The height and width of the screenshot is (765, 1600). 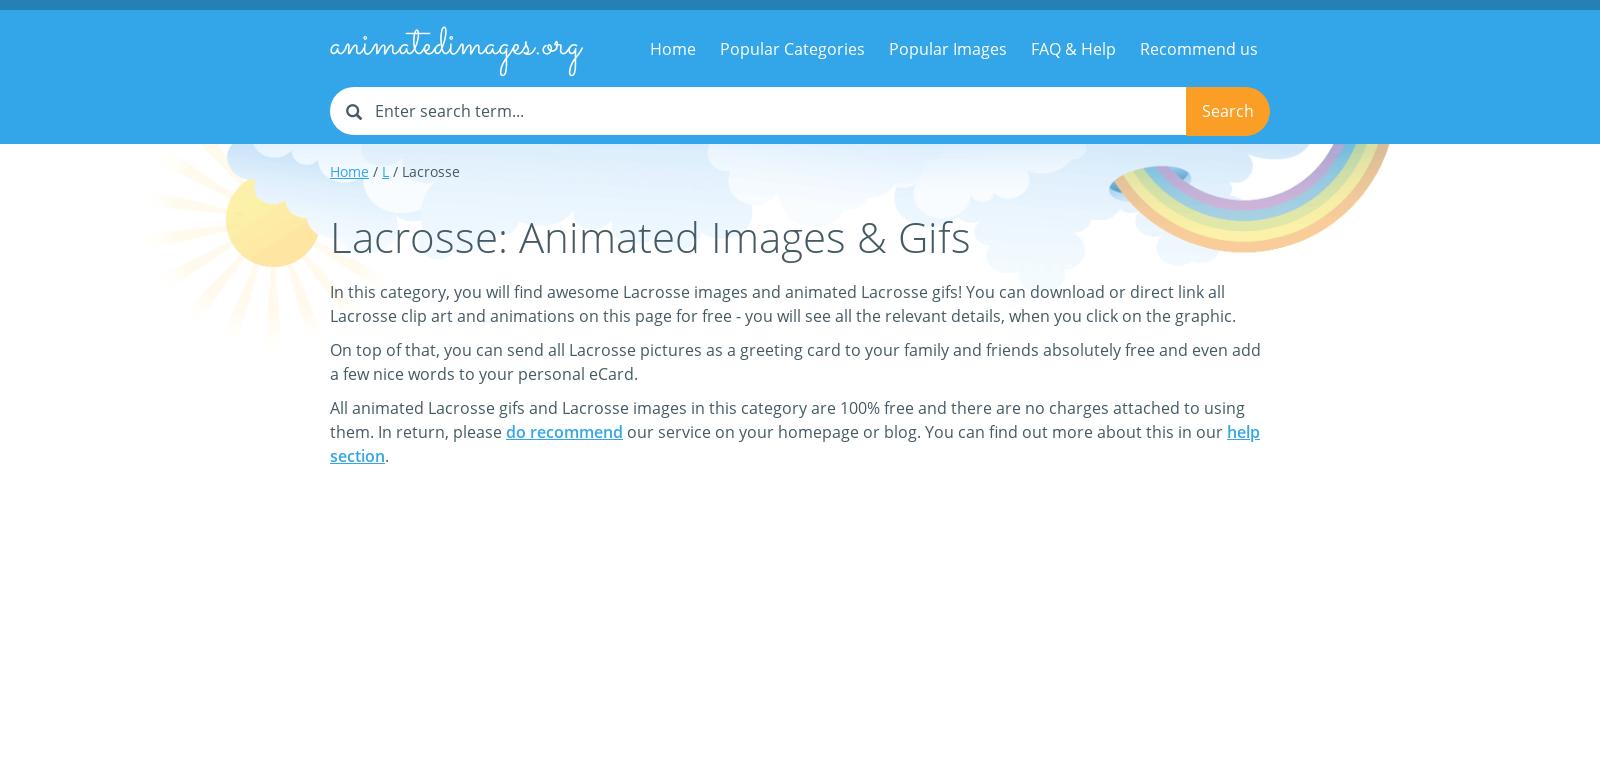 I want to click on 'our service on your homepage or blog. You can find out more about this in our', so click(x=923, y=430).